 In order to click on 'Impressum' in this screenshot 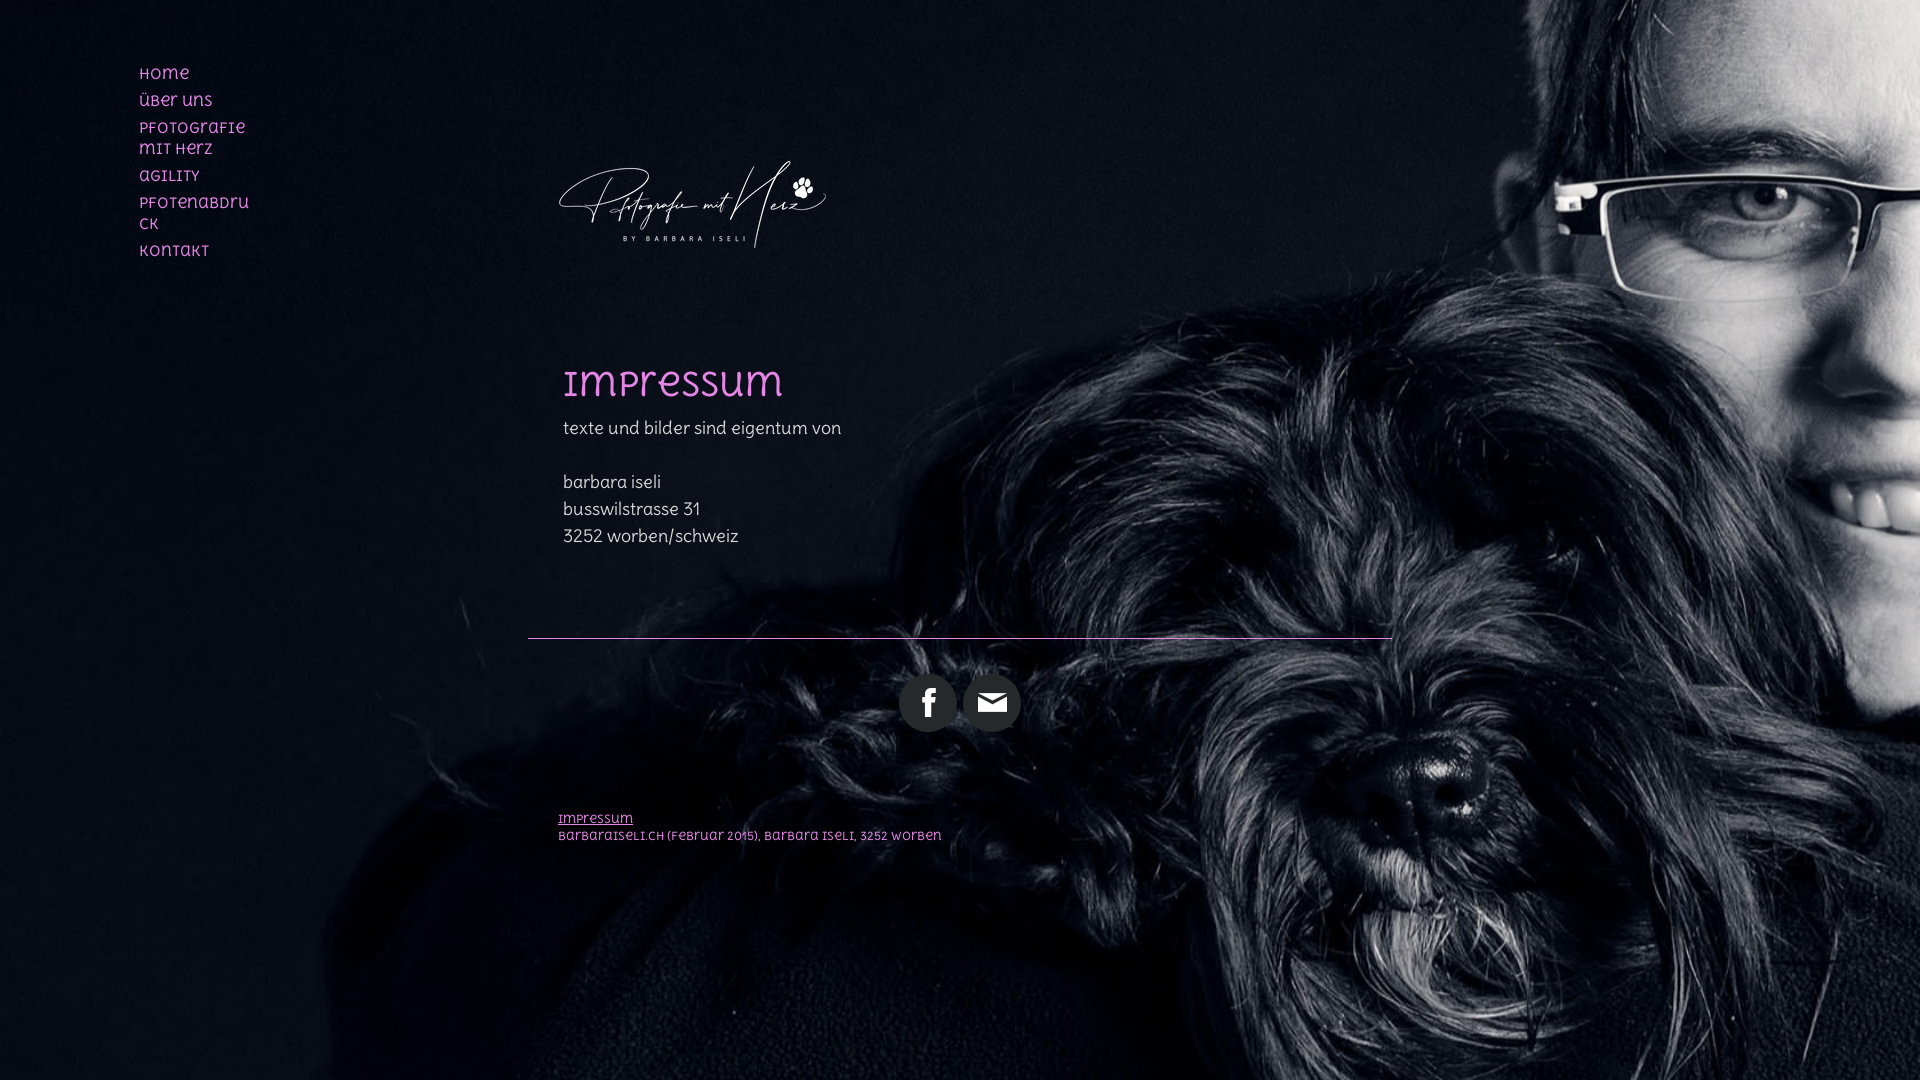, I will do `click(594, 818)`.